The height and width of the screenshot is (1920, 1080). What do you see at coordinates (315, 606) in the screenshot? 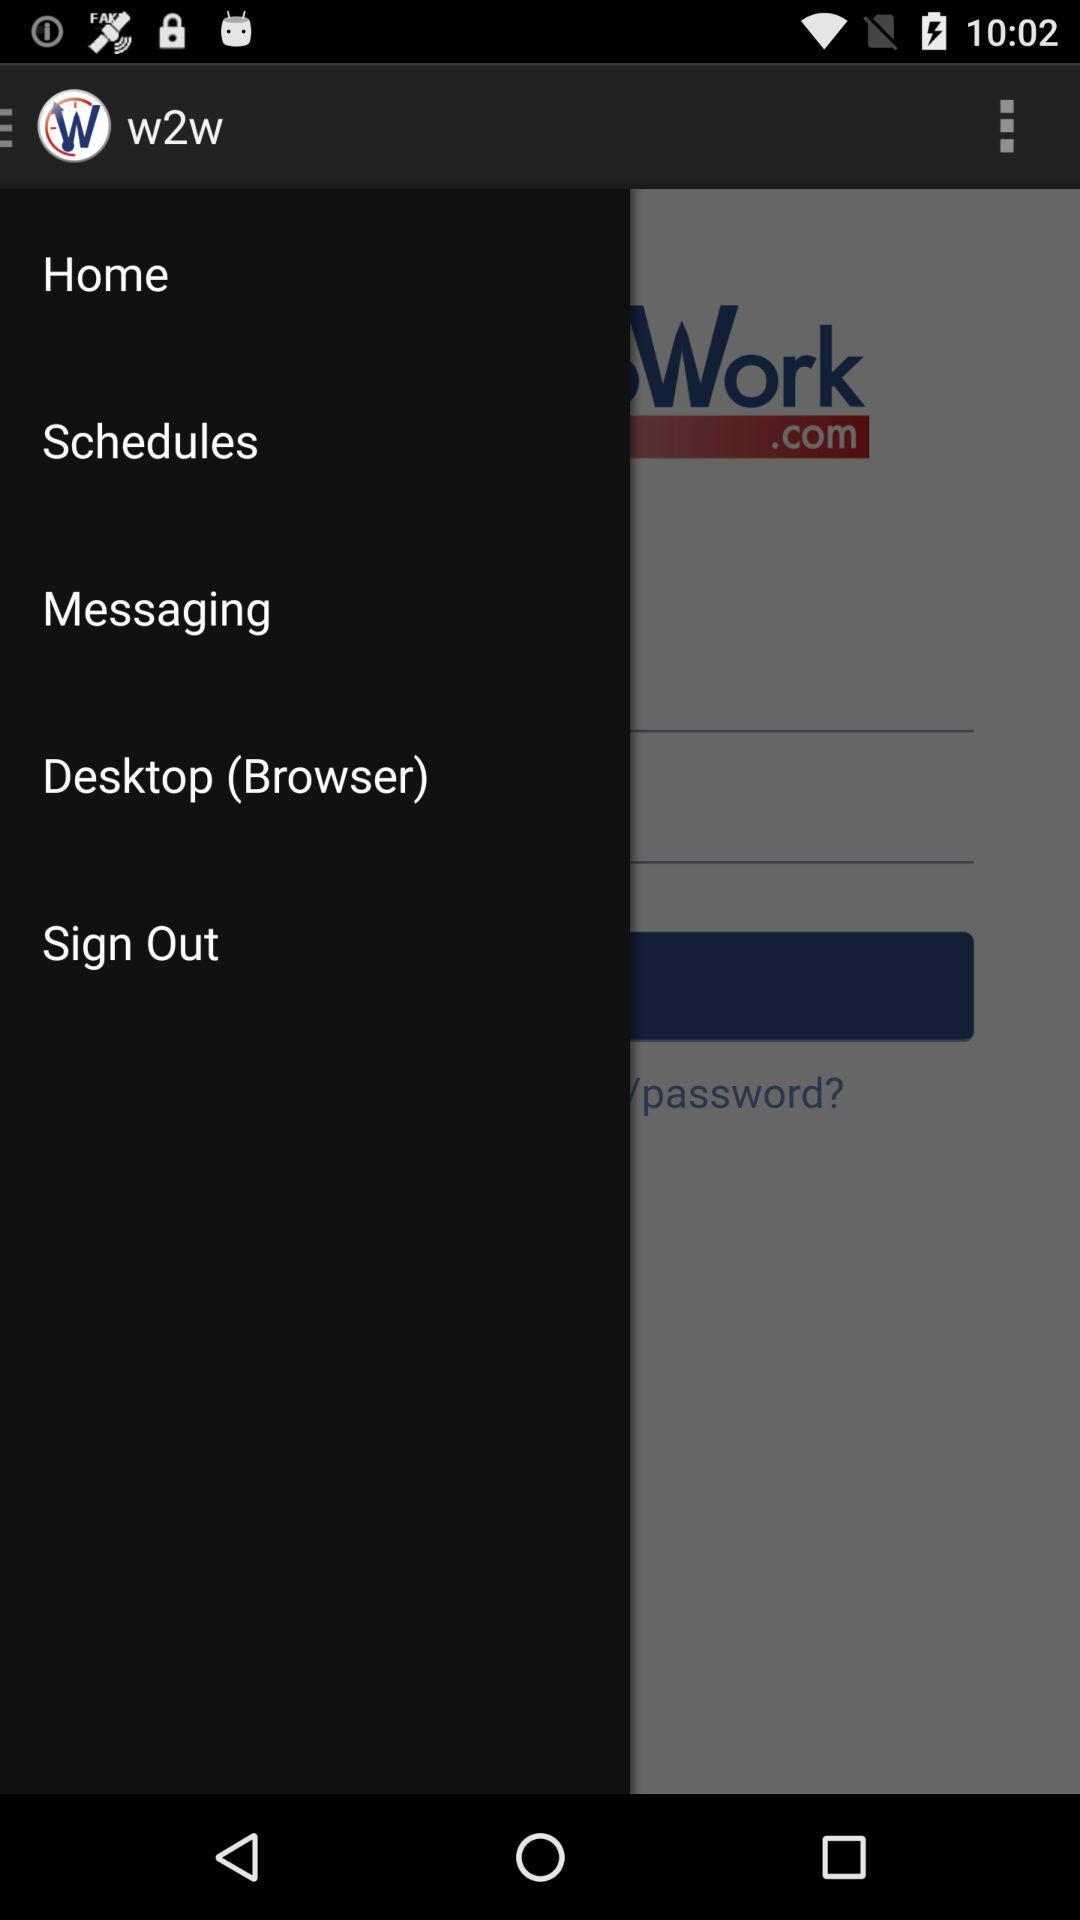
I see `icon above desktop (browser) app` at bounding box center [315, 606].